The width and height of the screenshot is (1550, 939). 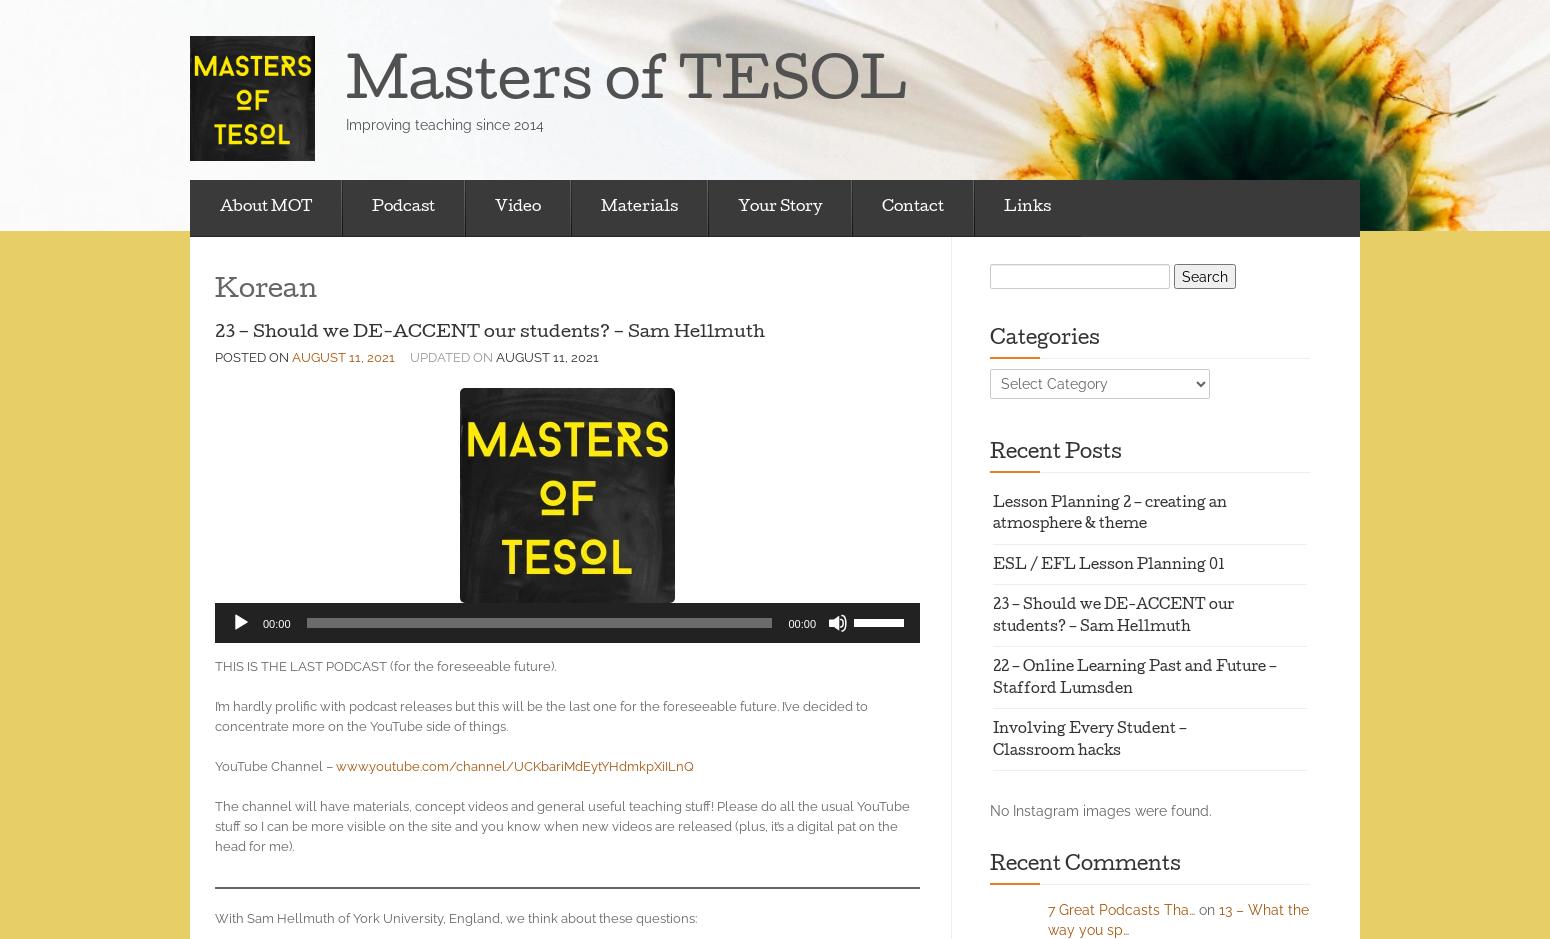 I want to click on 'Links', so click(x=1027, y=206).